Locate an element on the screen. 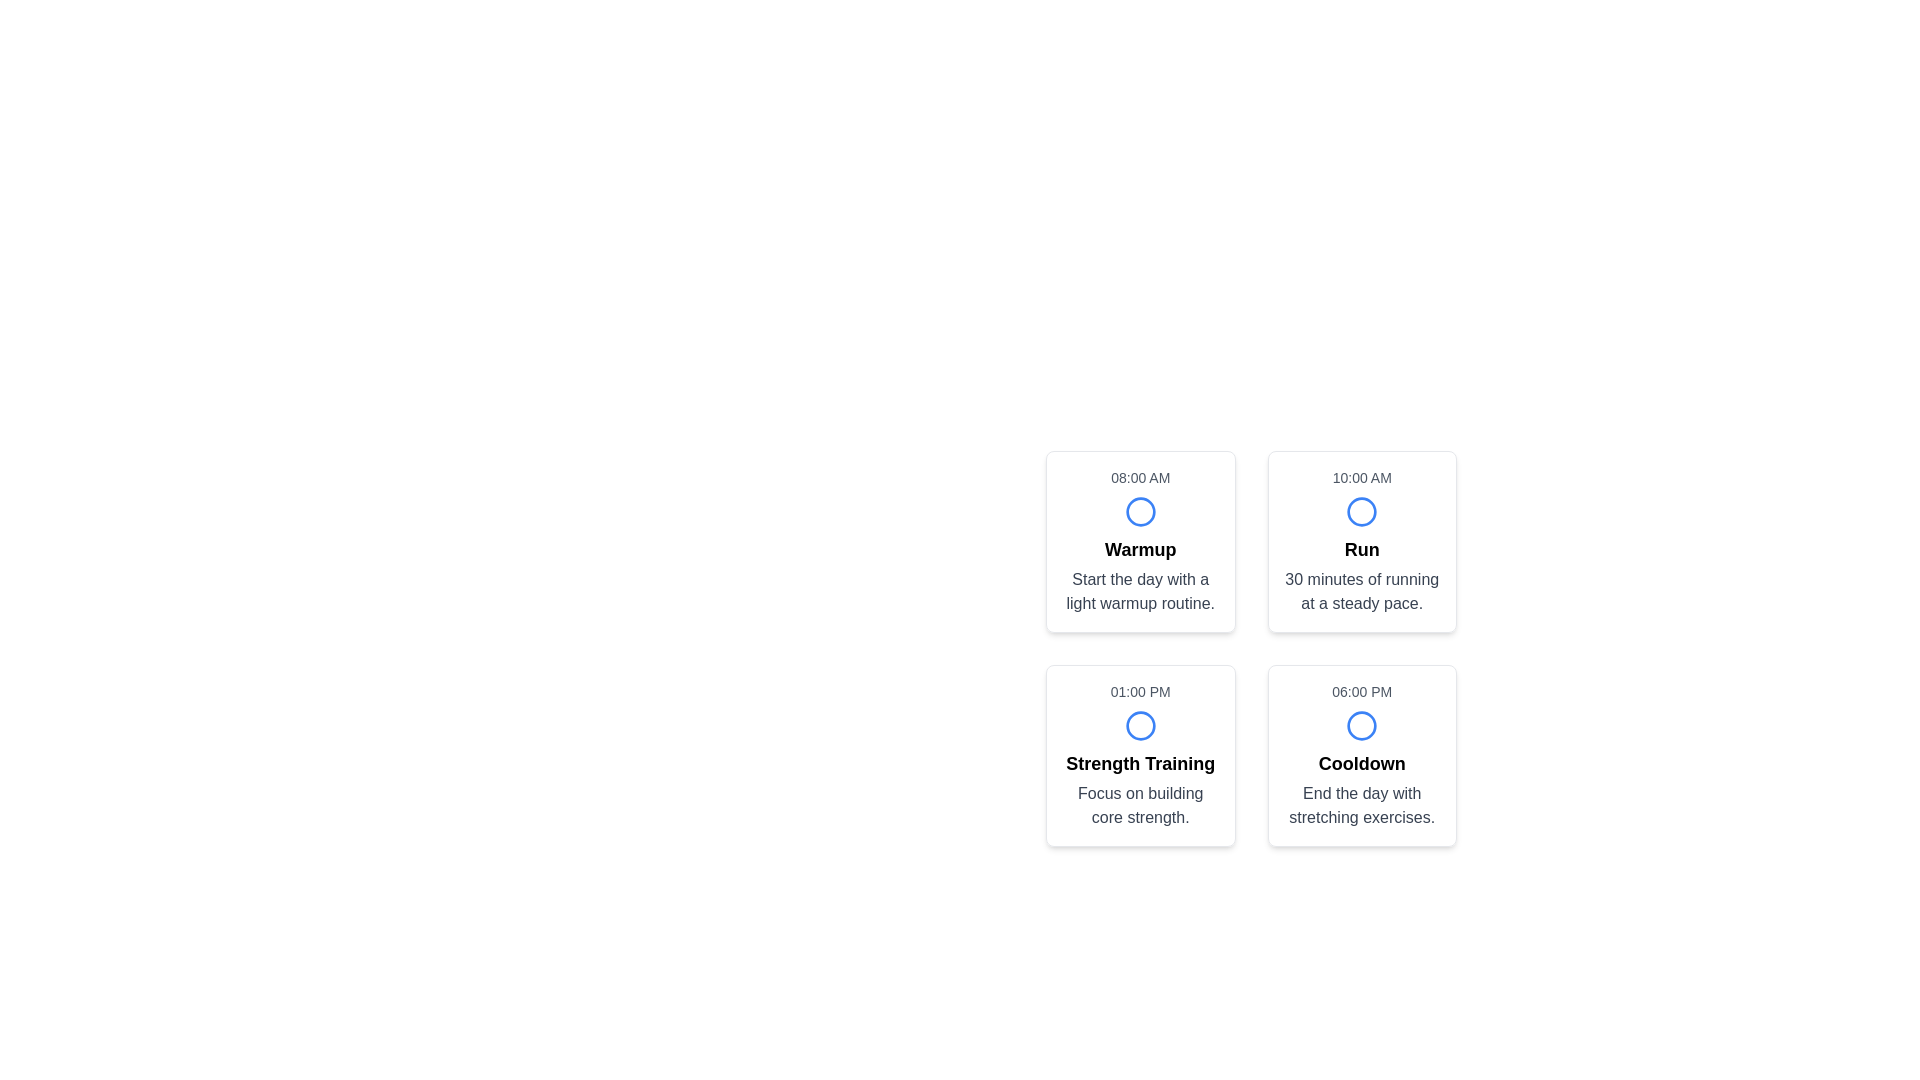  the third Informative card located in the bottom-left corner of the grid is located at coordinates (1140, 756).